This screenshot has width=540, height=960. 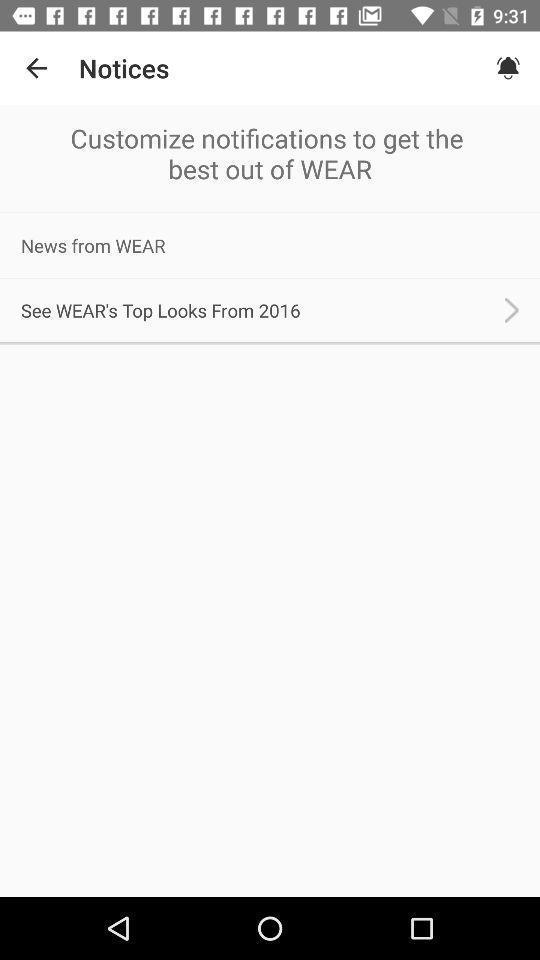 I want to click on the icon to the right of notices icon, so click(x=508, y=68).